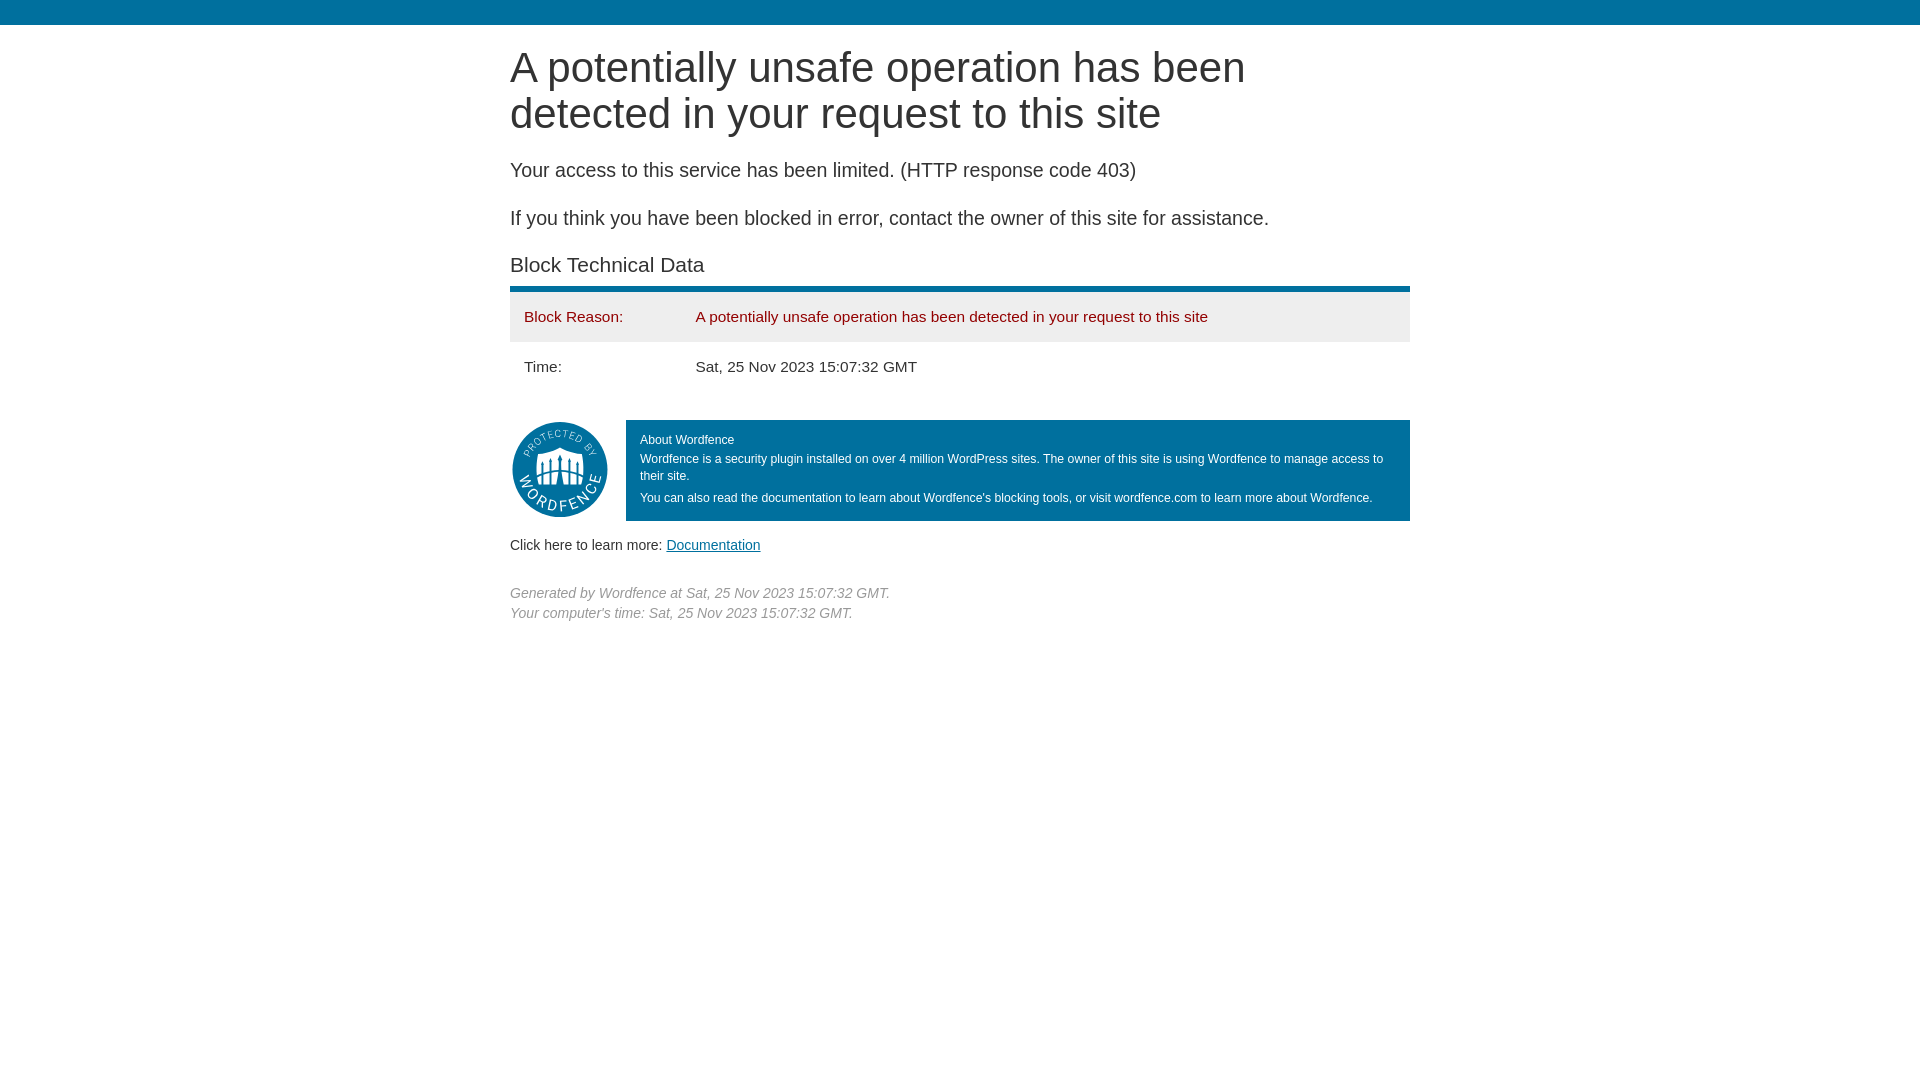 This screenshot has width=1920, height=1080. What do you see at coordinates (713, 544) in the screenshot?
I see `'Documentation'` at bounding box center [713, 544].